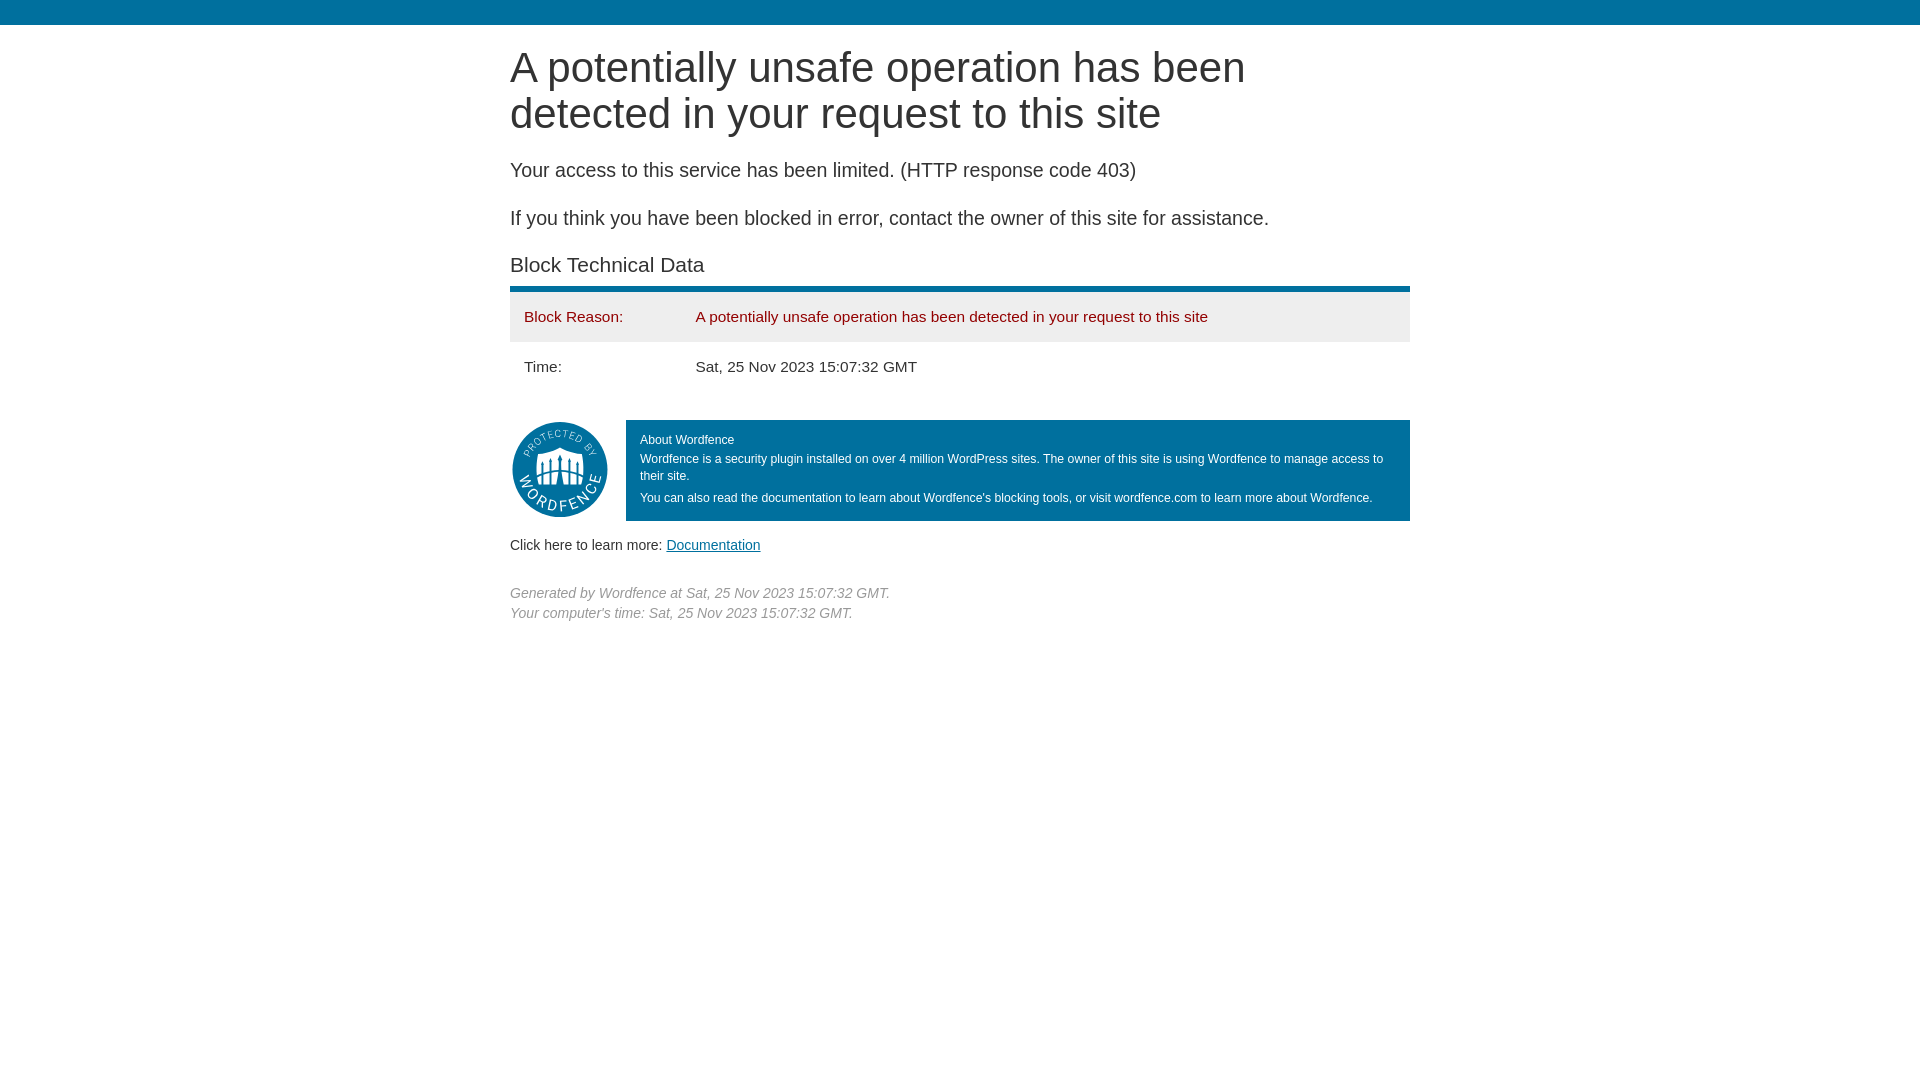 This screenshot has width=1920, height=1080. What do you see at coordinates (713, 544) in the screenshot?
I see `'Documentation'` at bounding box center [713, 544].